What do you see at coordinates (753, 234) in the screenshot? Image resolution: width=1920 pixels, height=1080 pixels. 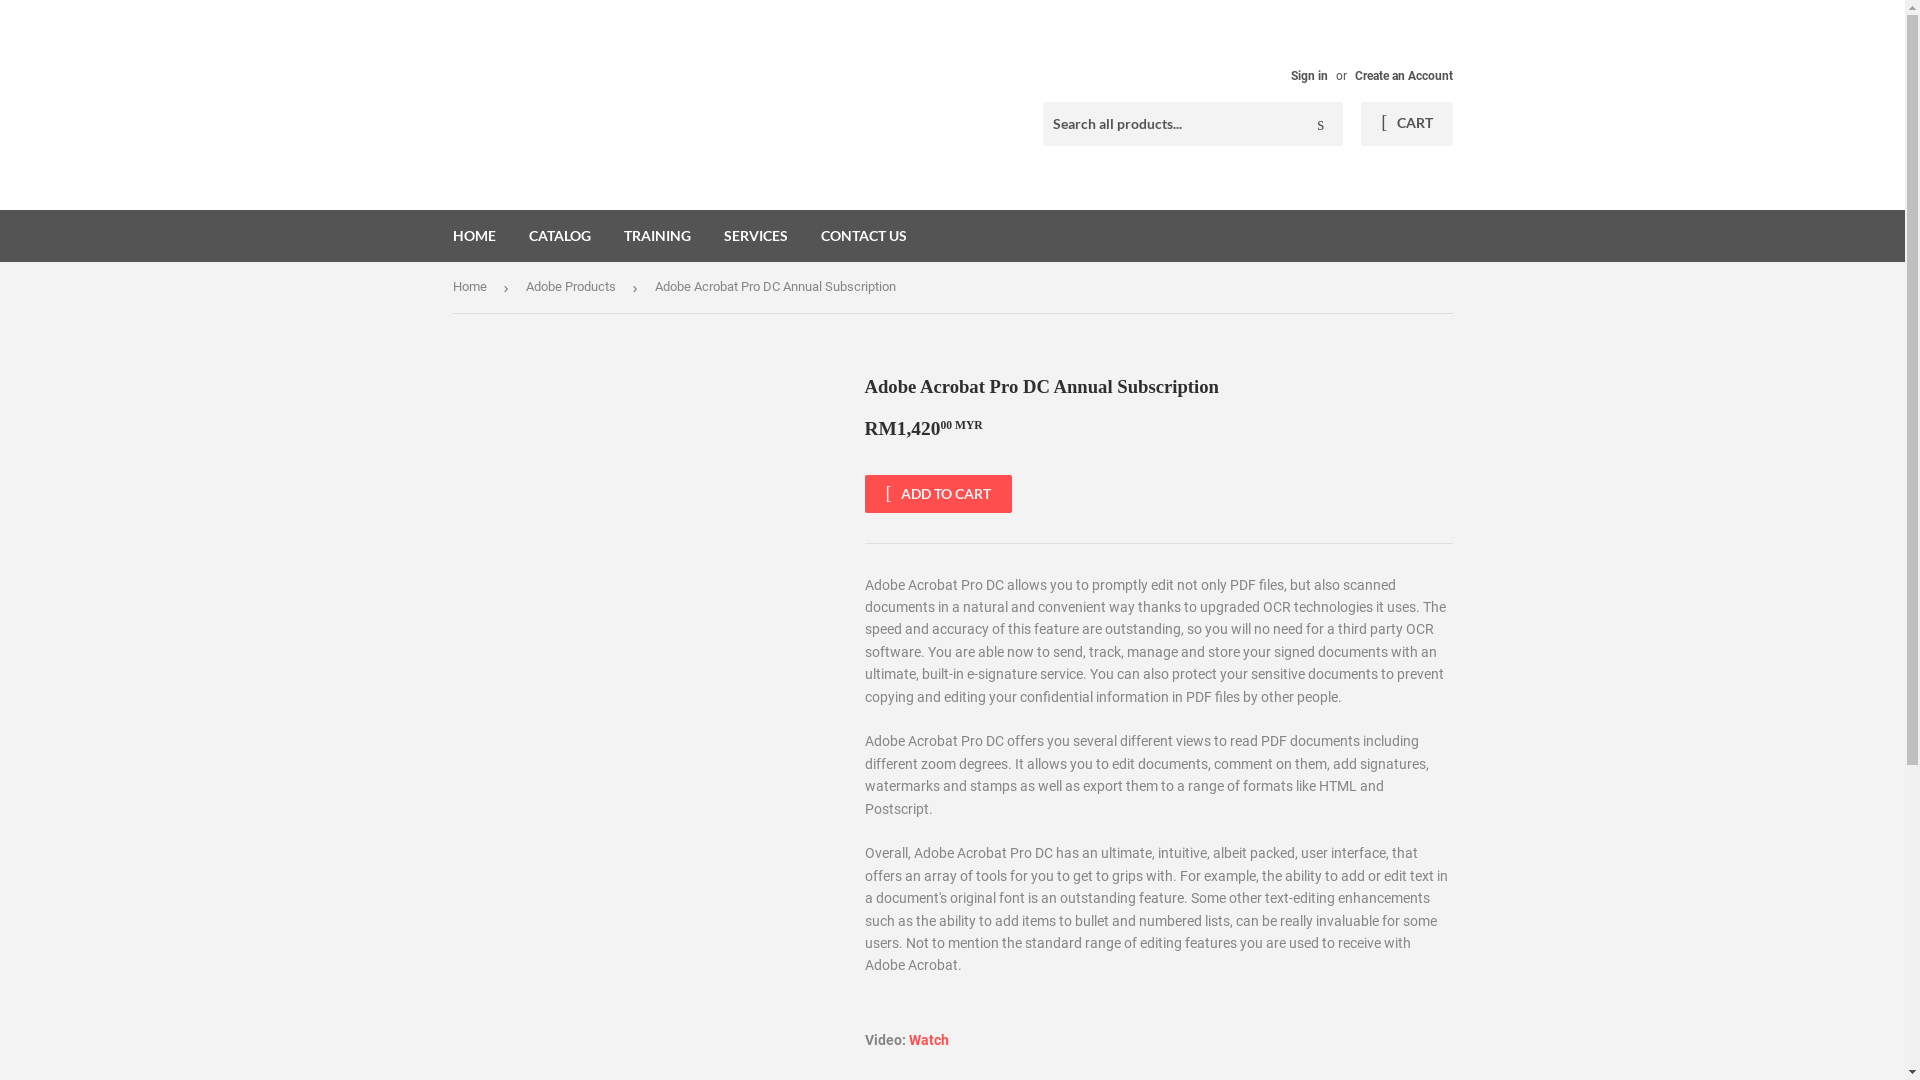 I see `'SERVICES'` at bounding box center [753, 234].